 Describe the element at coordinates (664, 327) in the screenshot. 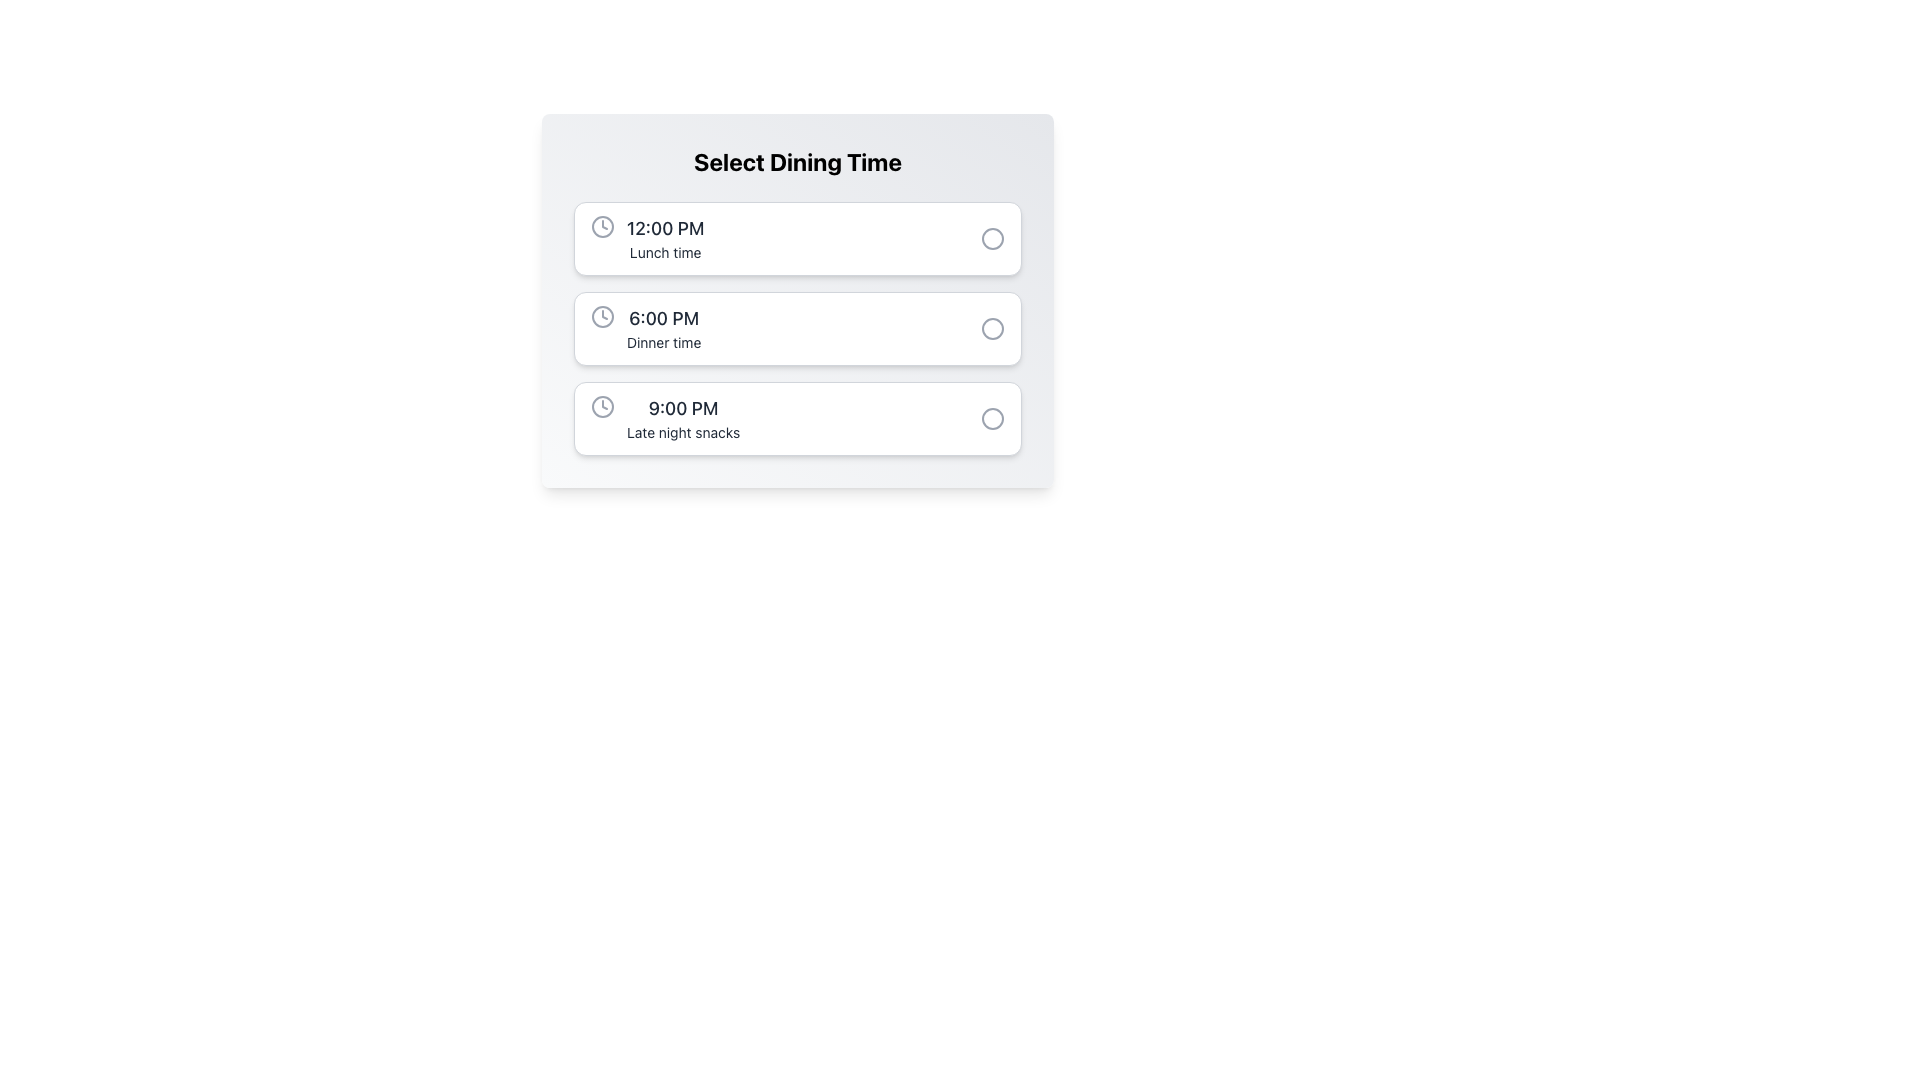

I see `text content of the second list item labeled '6:00 PM' followed by 'Dinner time' in a vertical list` at that location.